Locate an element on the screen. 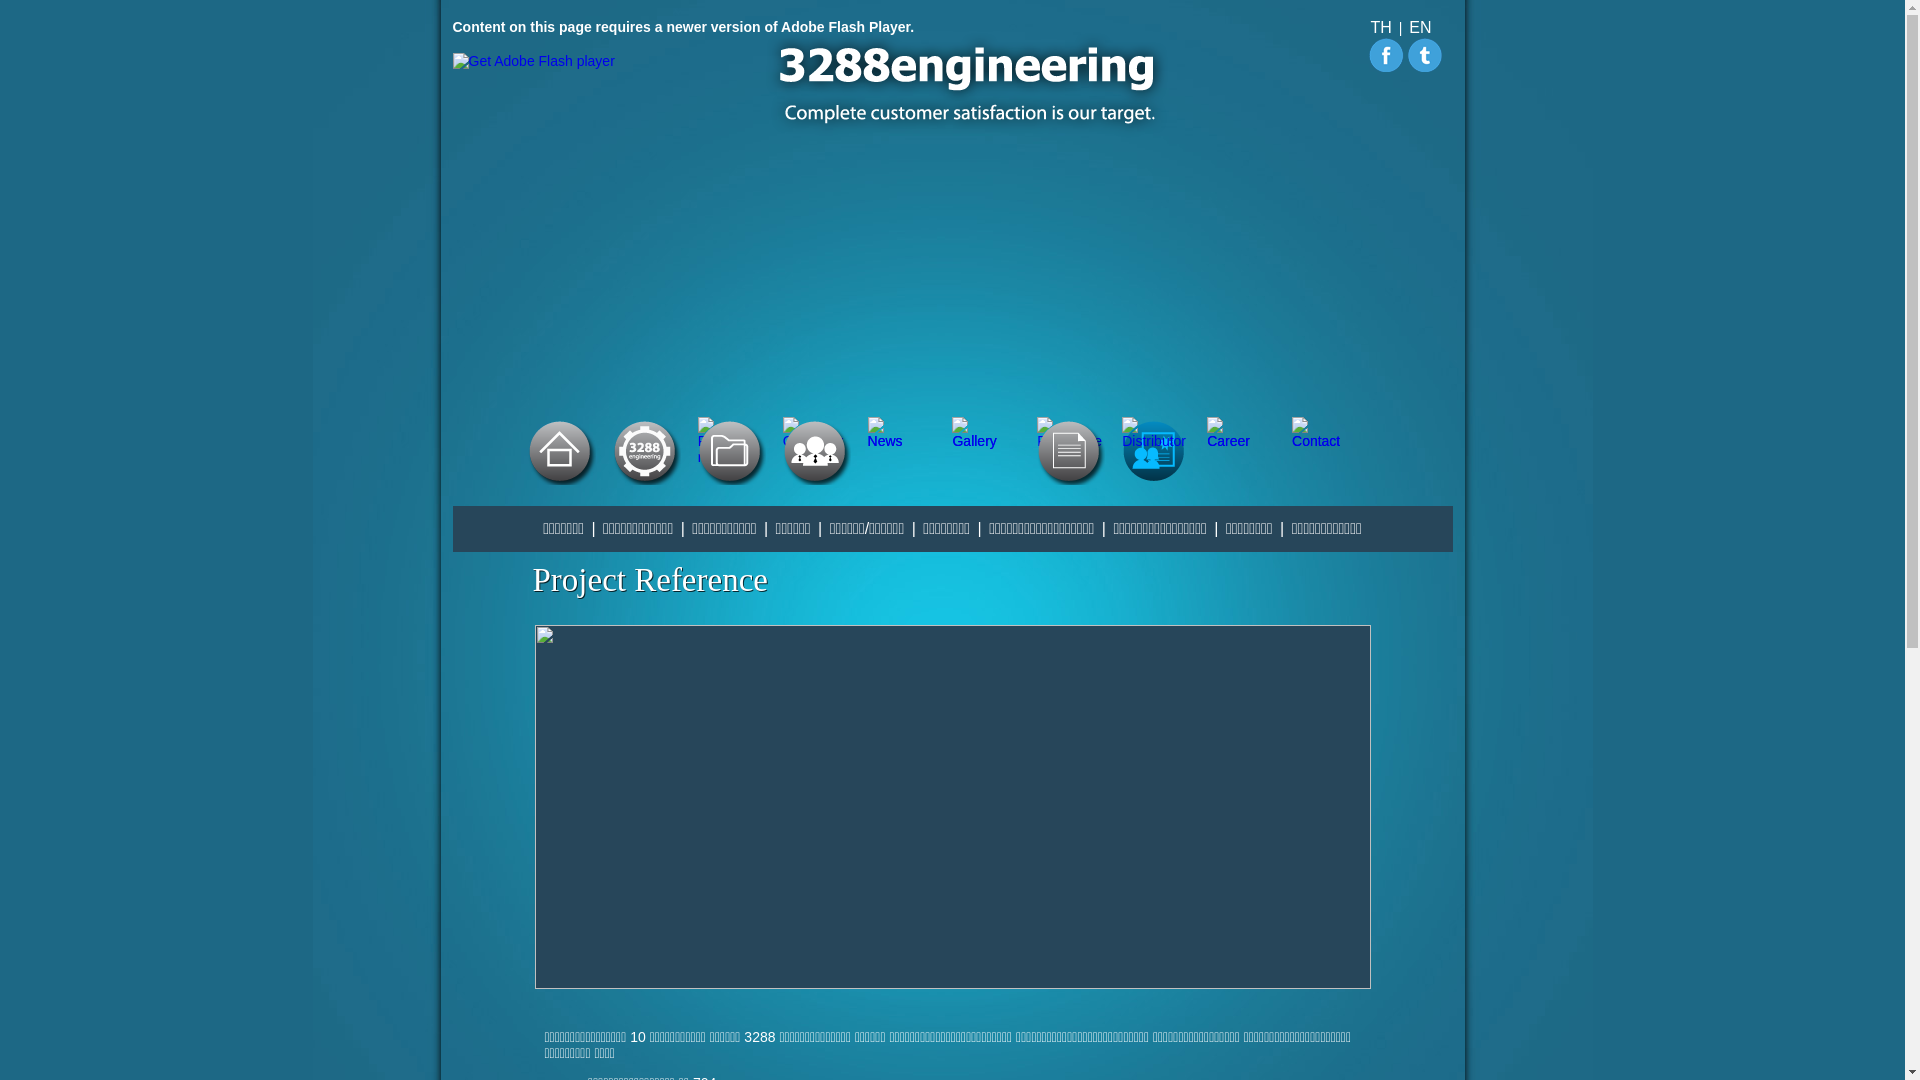  'TH' is located at coordinates (1380, 27).